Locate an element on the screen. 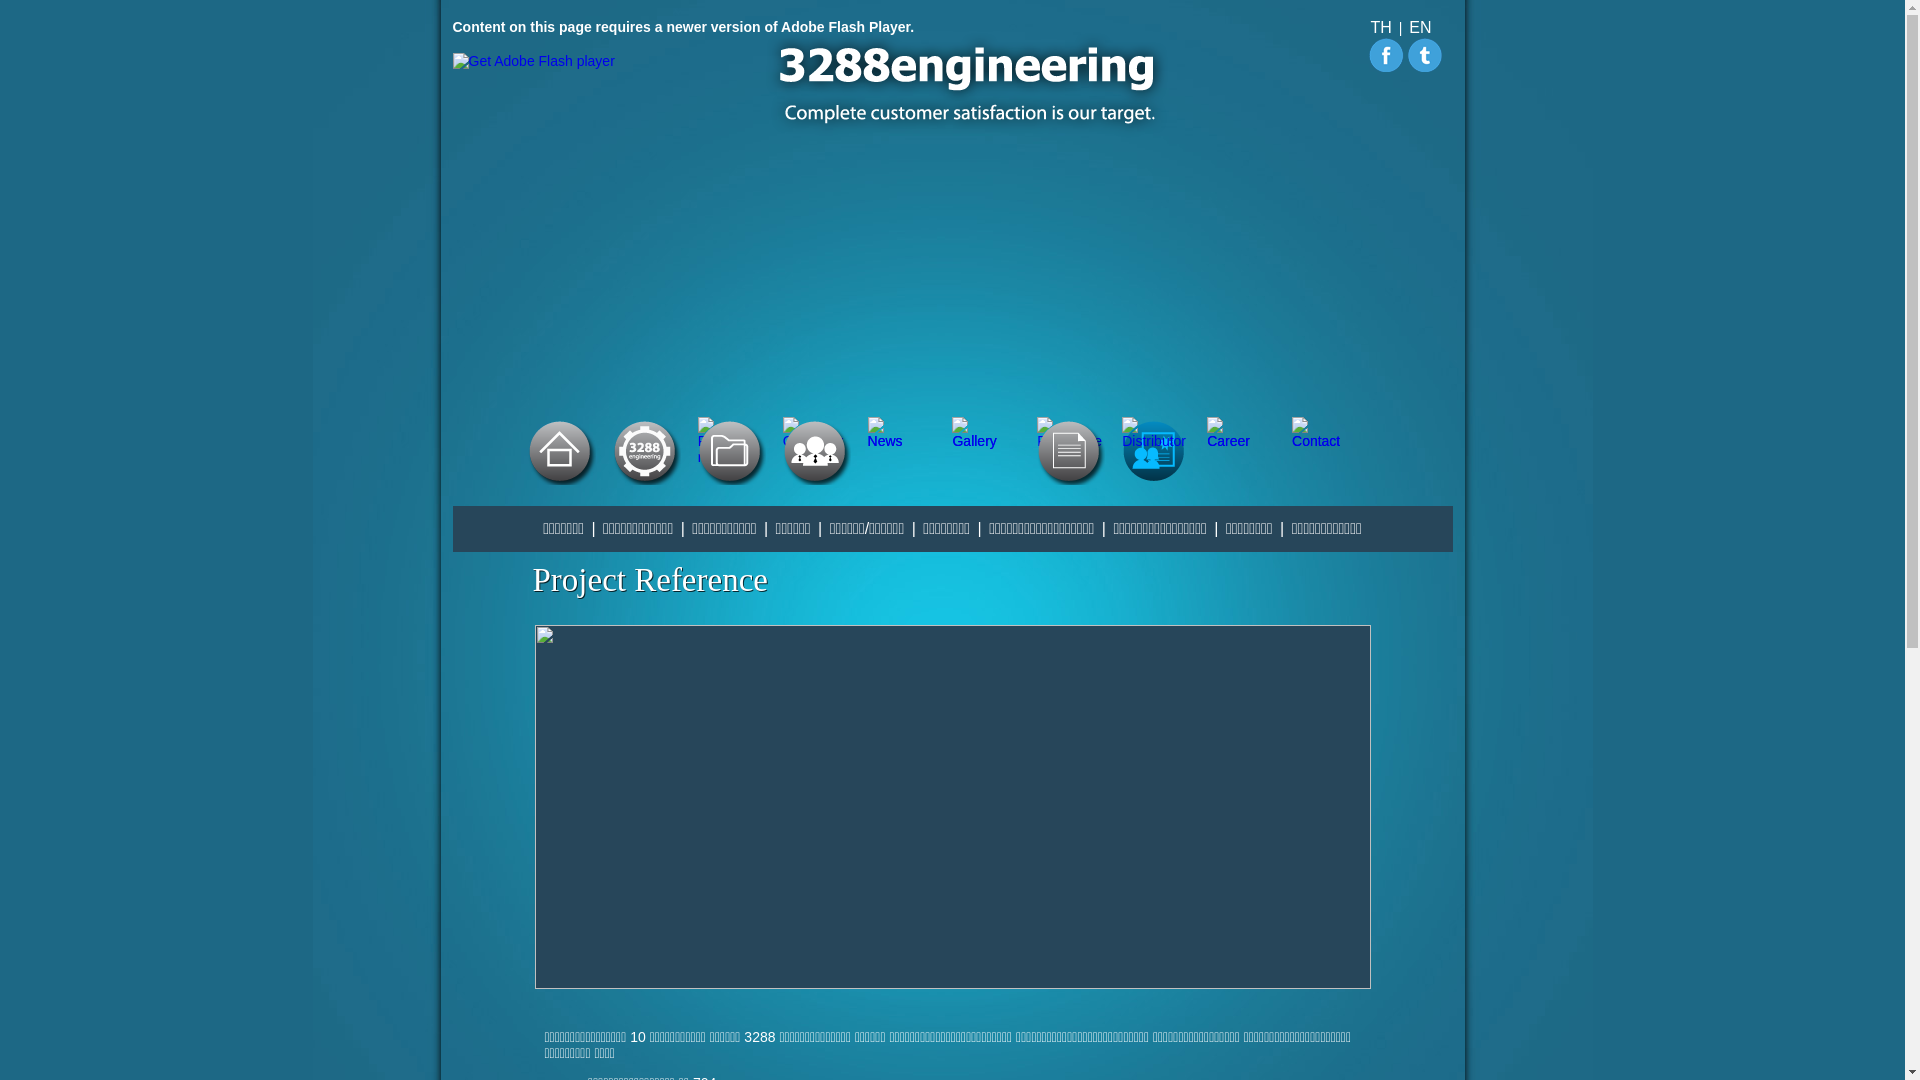  'TH' is located at coordinates (1380, 27).